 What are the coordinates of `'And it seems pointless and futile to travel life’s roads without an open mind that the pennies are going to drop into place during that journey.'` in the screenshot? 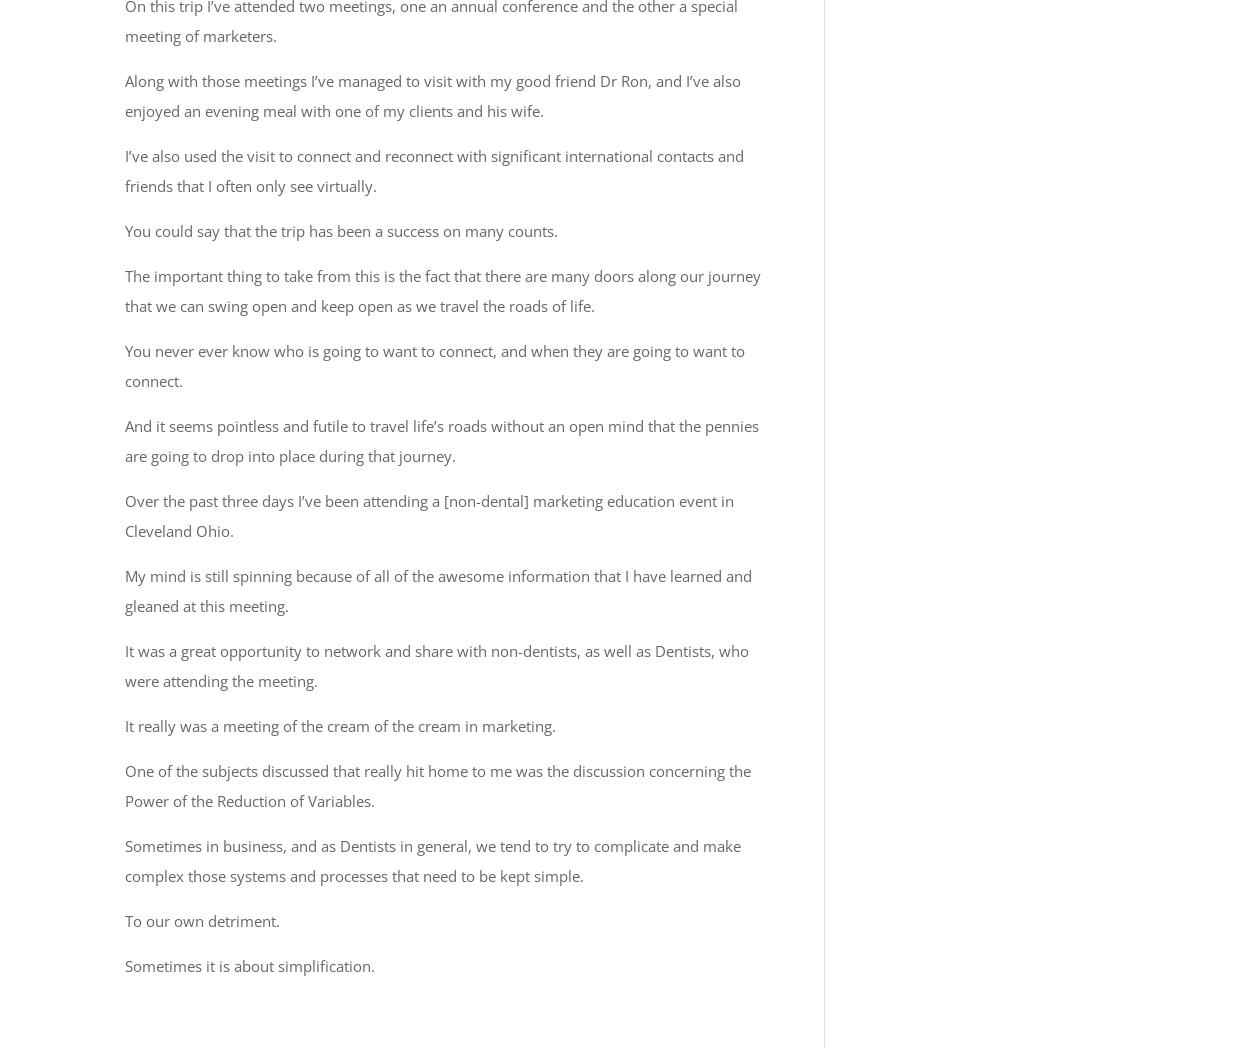 It's located at (441, 438).